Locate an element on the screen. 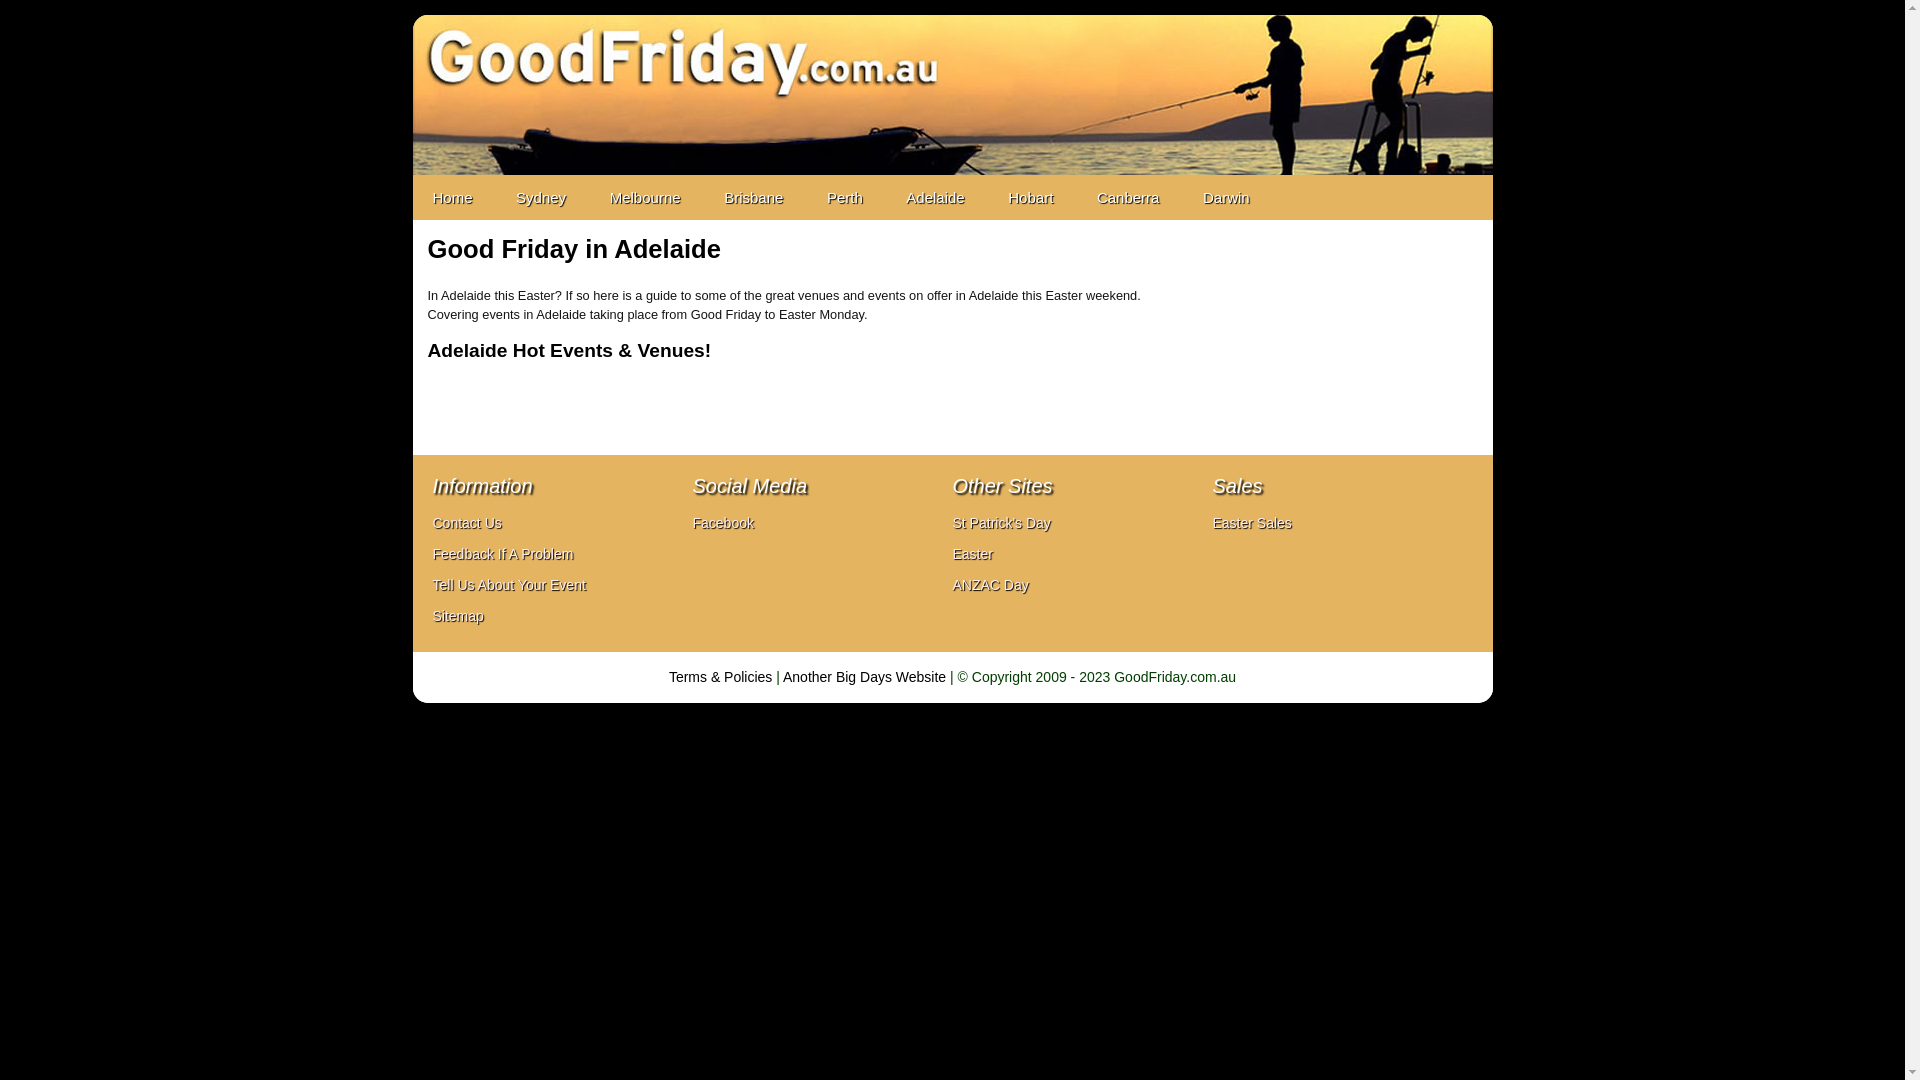 This screenshot has height=1080, width=1920. 'Tell Us About Your Event' is located at coordinates (431, 585).